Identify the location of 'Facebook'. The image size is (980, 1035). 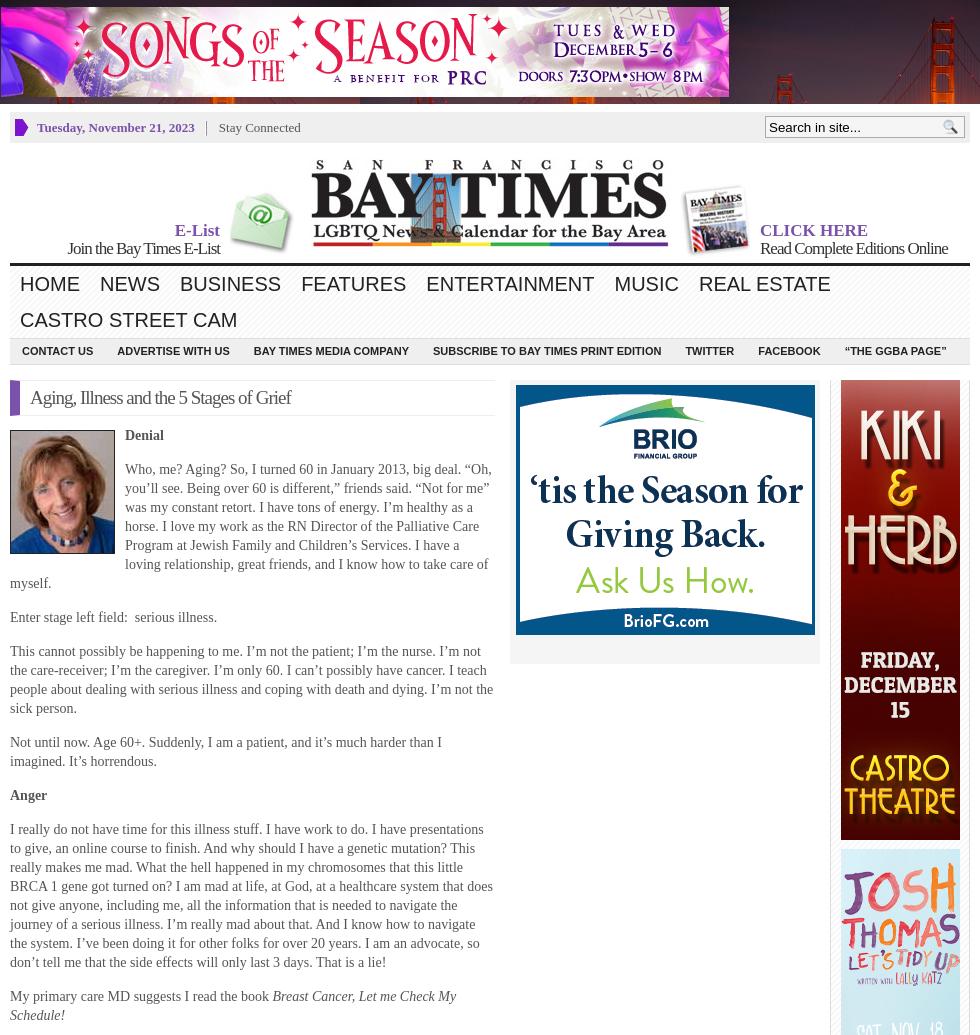
(788, 350).